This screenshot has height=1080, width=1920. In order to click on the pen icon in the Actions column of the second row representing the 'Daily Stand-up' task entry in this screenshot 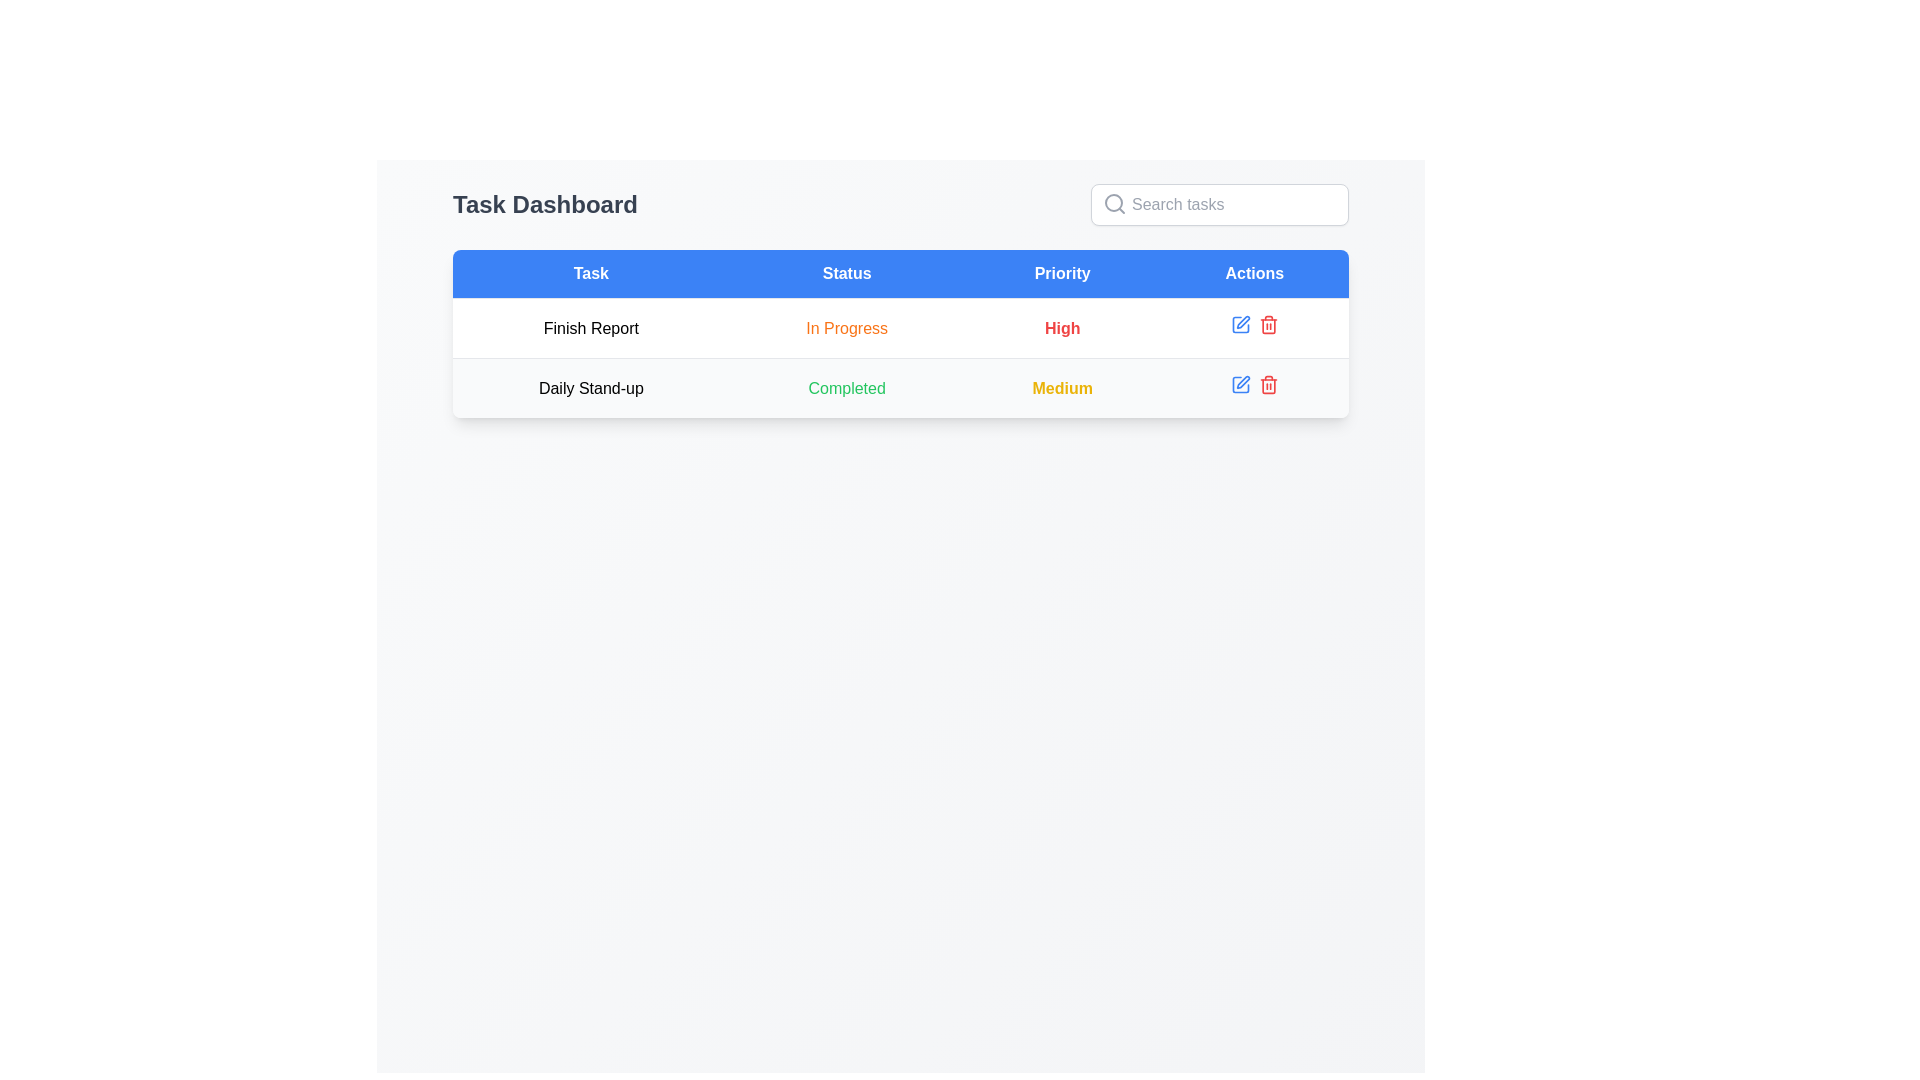, I will do `click(1239, 385)`.